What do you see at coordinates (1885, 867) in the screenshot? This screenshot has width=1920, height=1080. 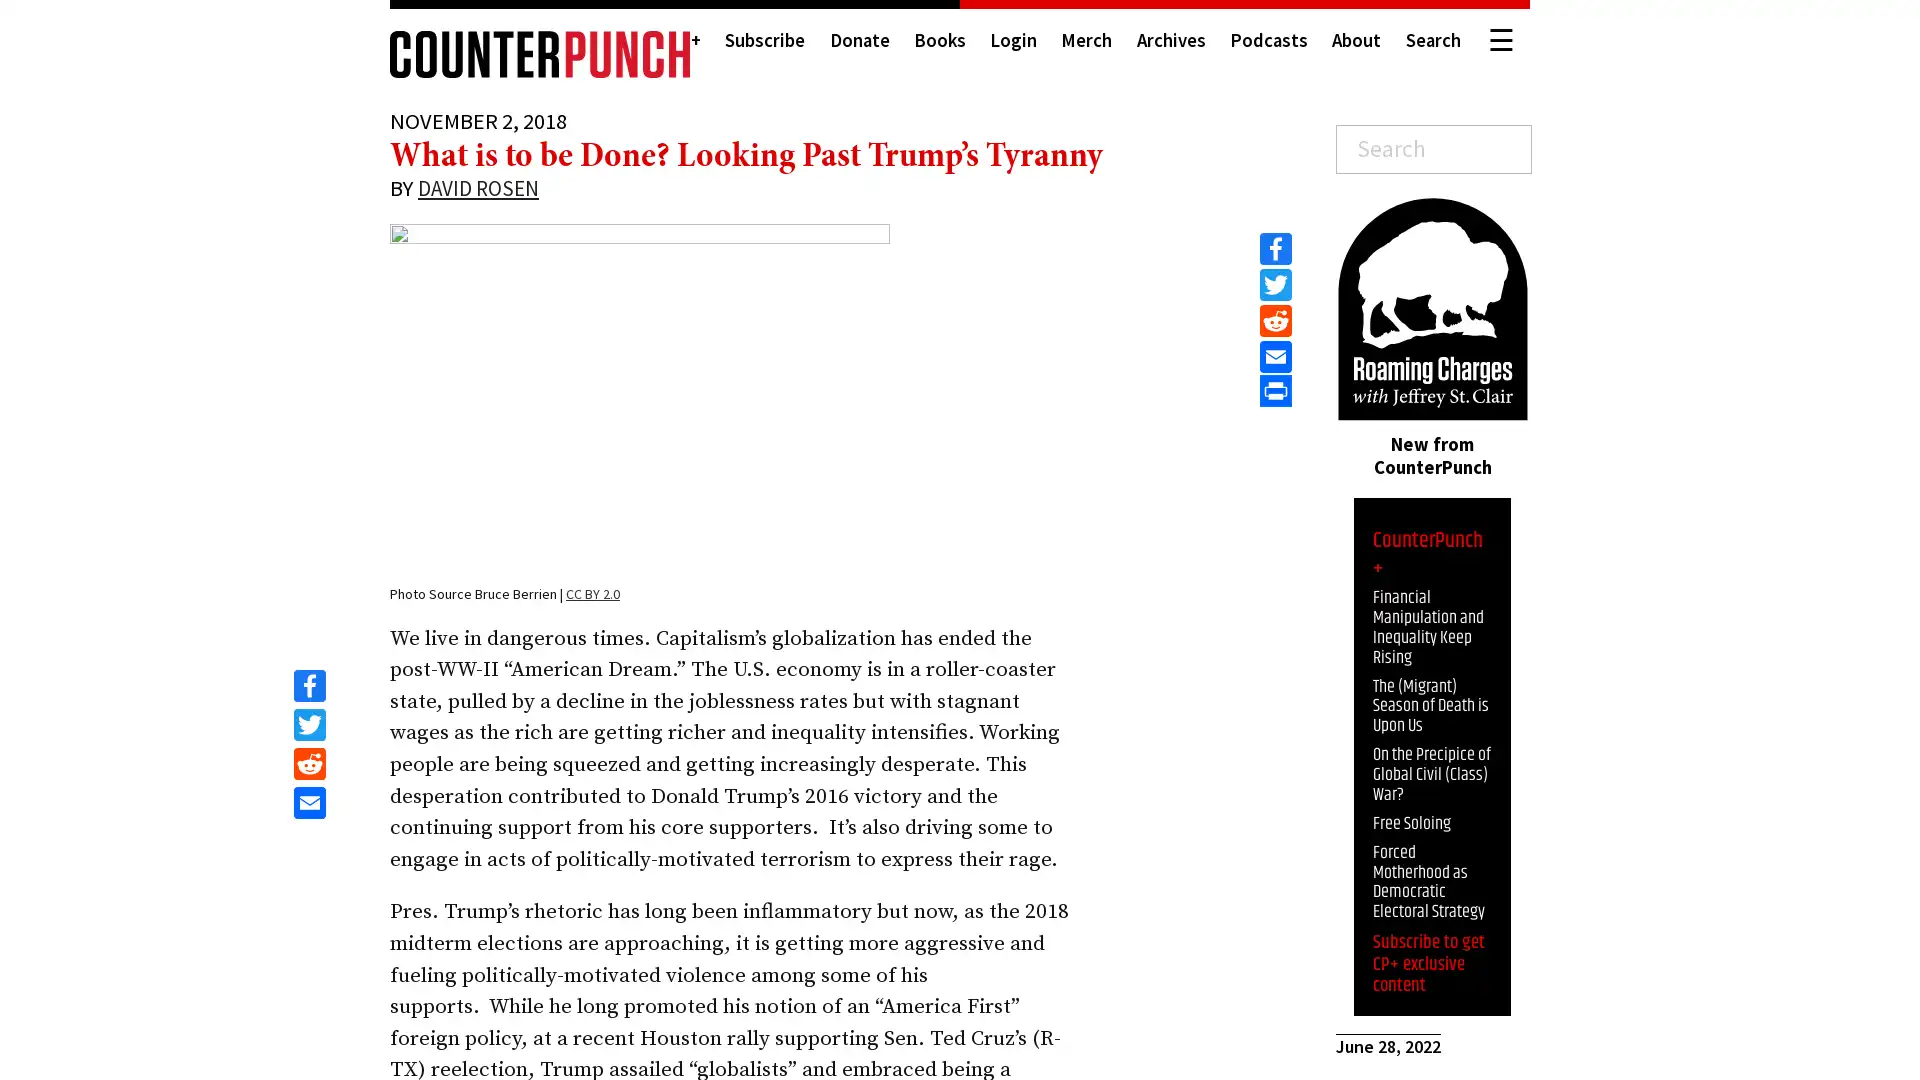 I see `Close` at bounding box center [1885, 867].